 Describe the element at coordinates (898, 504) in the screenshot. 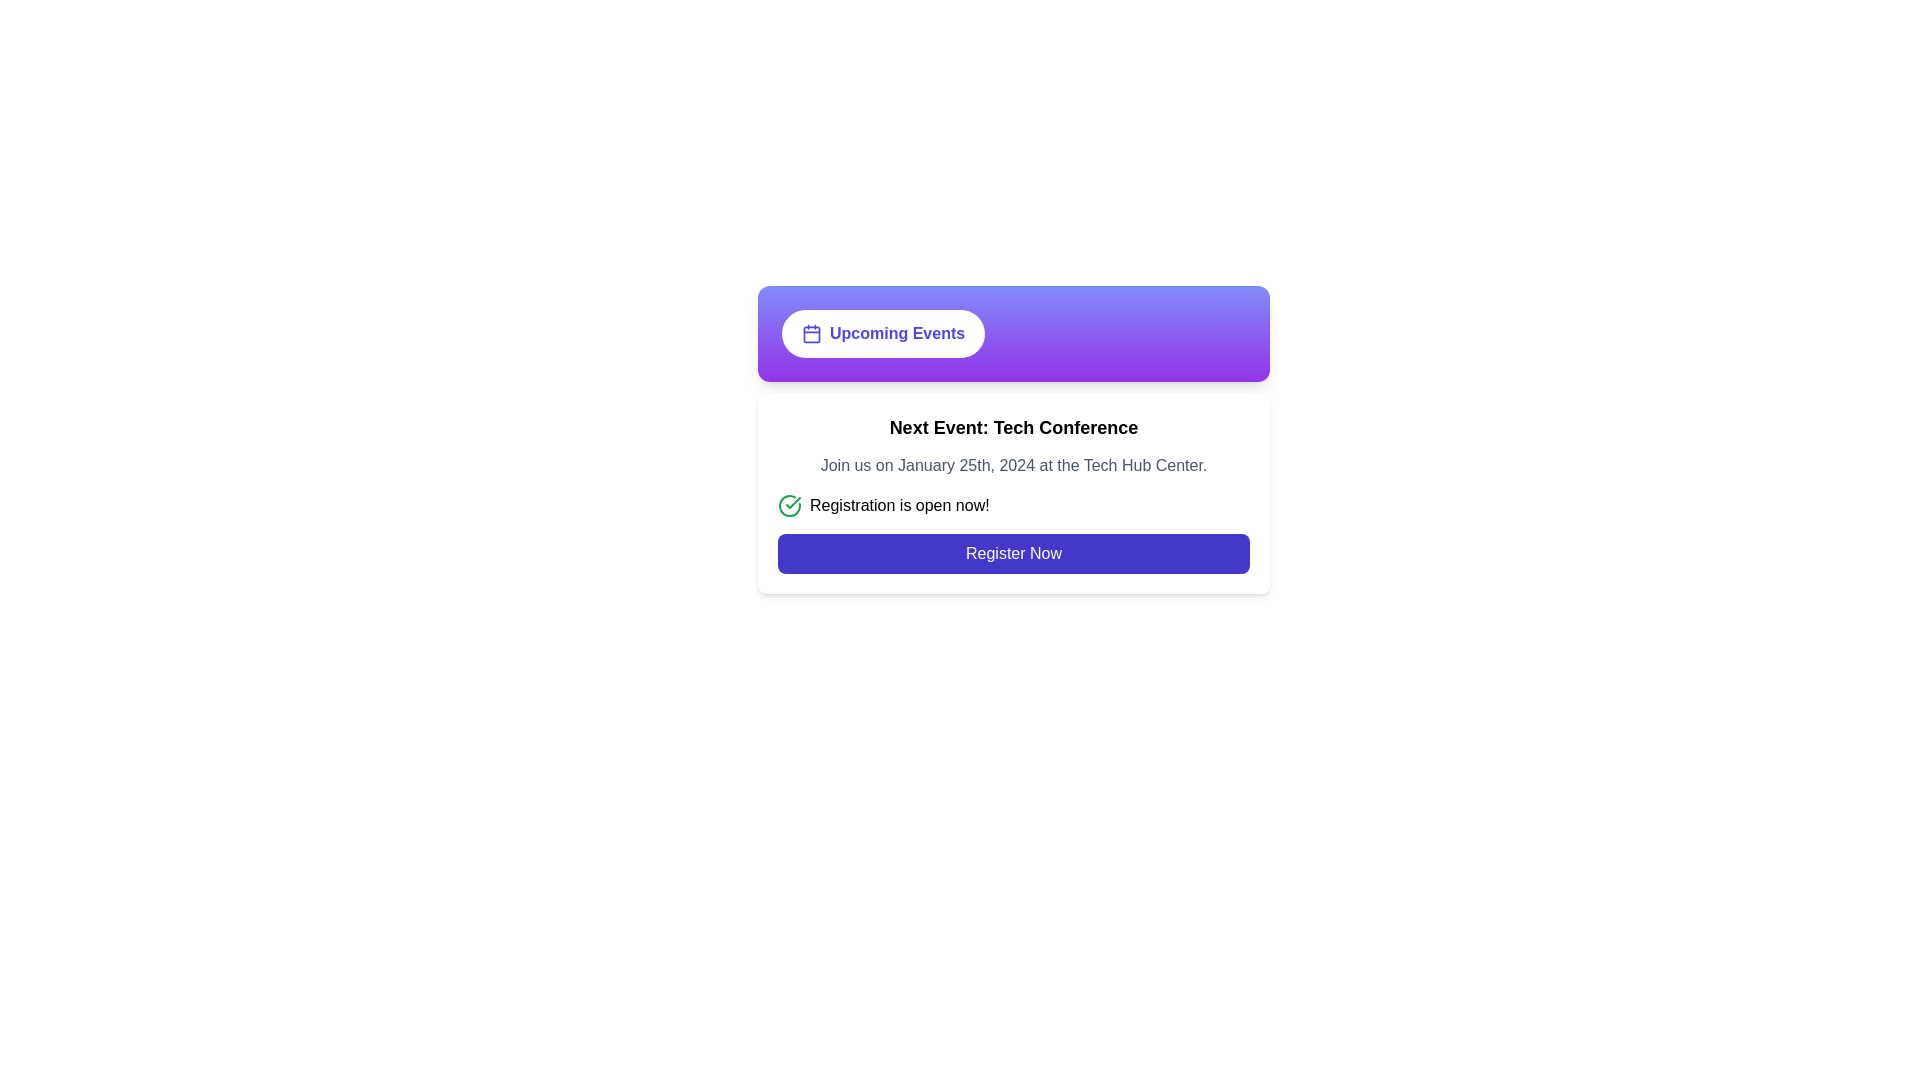

I see `notification label indicating the registration status for the event, which is part of a horizontal layout next to a green check mark icon, located centrally below the headline 'Next Event: Tech Conference'` at that location.